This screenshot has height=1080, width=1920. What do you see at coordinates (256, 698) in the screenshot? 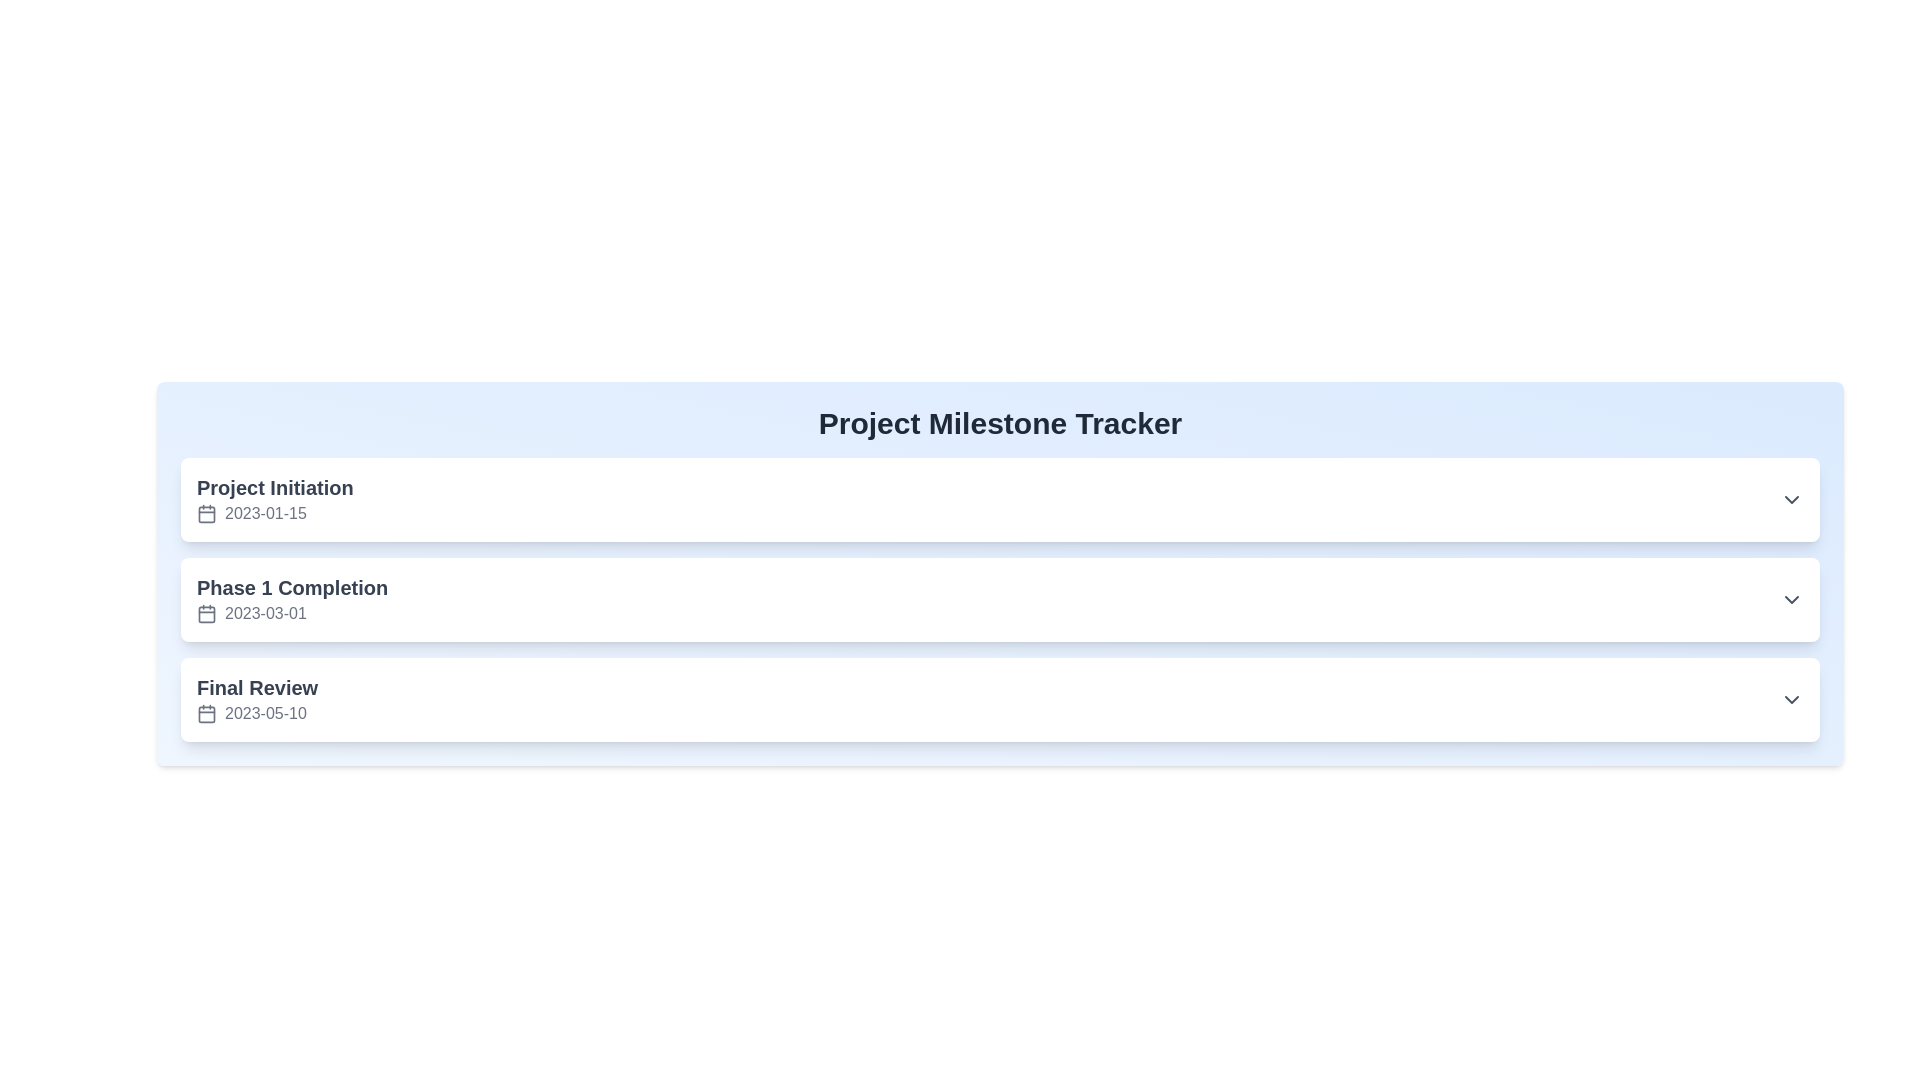
I see `the 'Final Review' text element with a calendar icon, which is the third item in the milestone list under 'Project Milestone Tracker'` at bounding box center [256, 698].